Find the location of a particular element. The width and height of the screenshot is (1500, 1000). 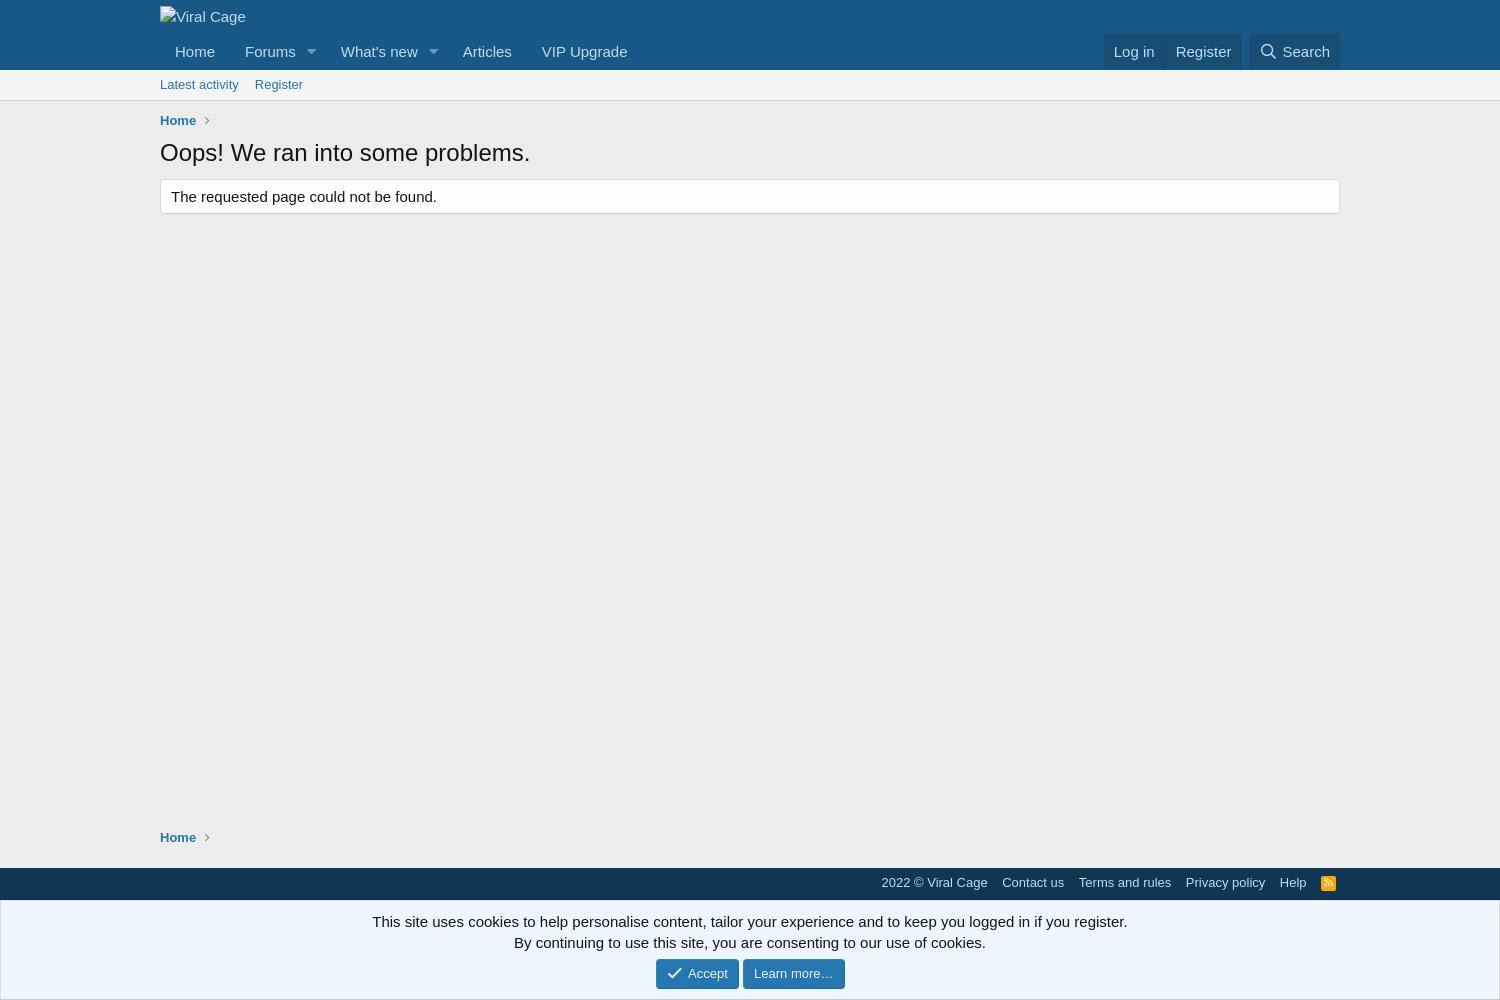

'Articles' is located at coordinates (485, 51).